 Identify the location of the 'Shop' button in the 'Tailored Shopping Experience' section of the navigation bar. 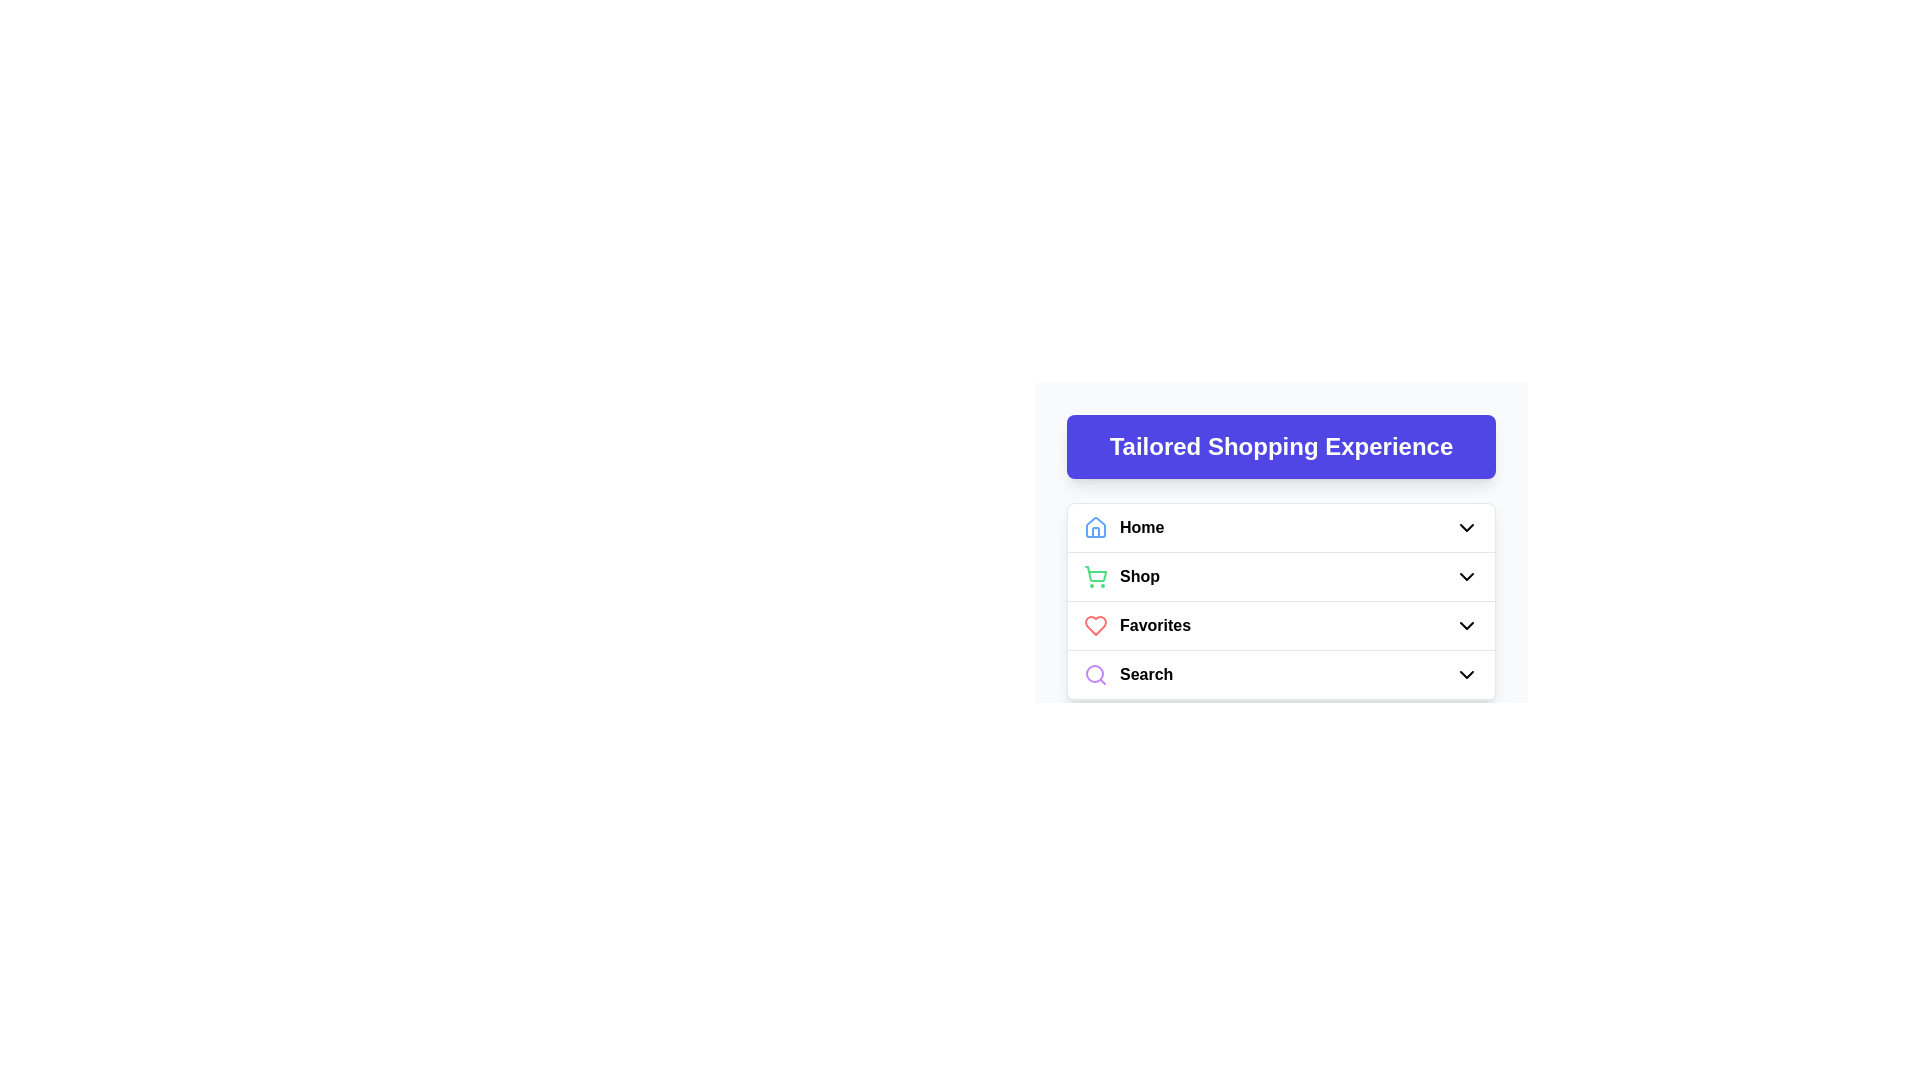
(1281, 577).